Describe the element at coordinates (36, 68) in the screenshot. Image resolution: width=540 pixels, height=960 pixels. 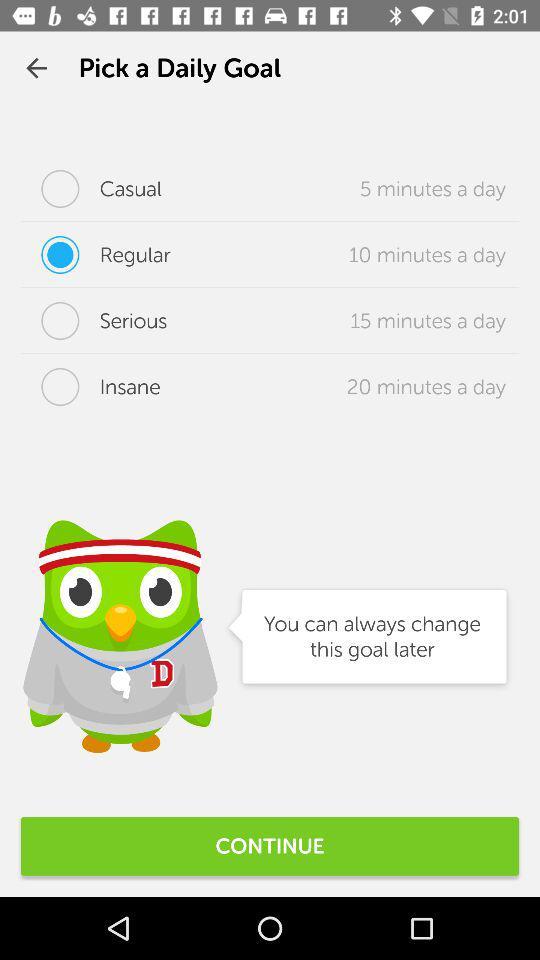
I see `the icon to the left of pick a daily` at that location.